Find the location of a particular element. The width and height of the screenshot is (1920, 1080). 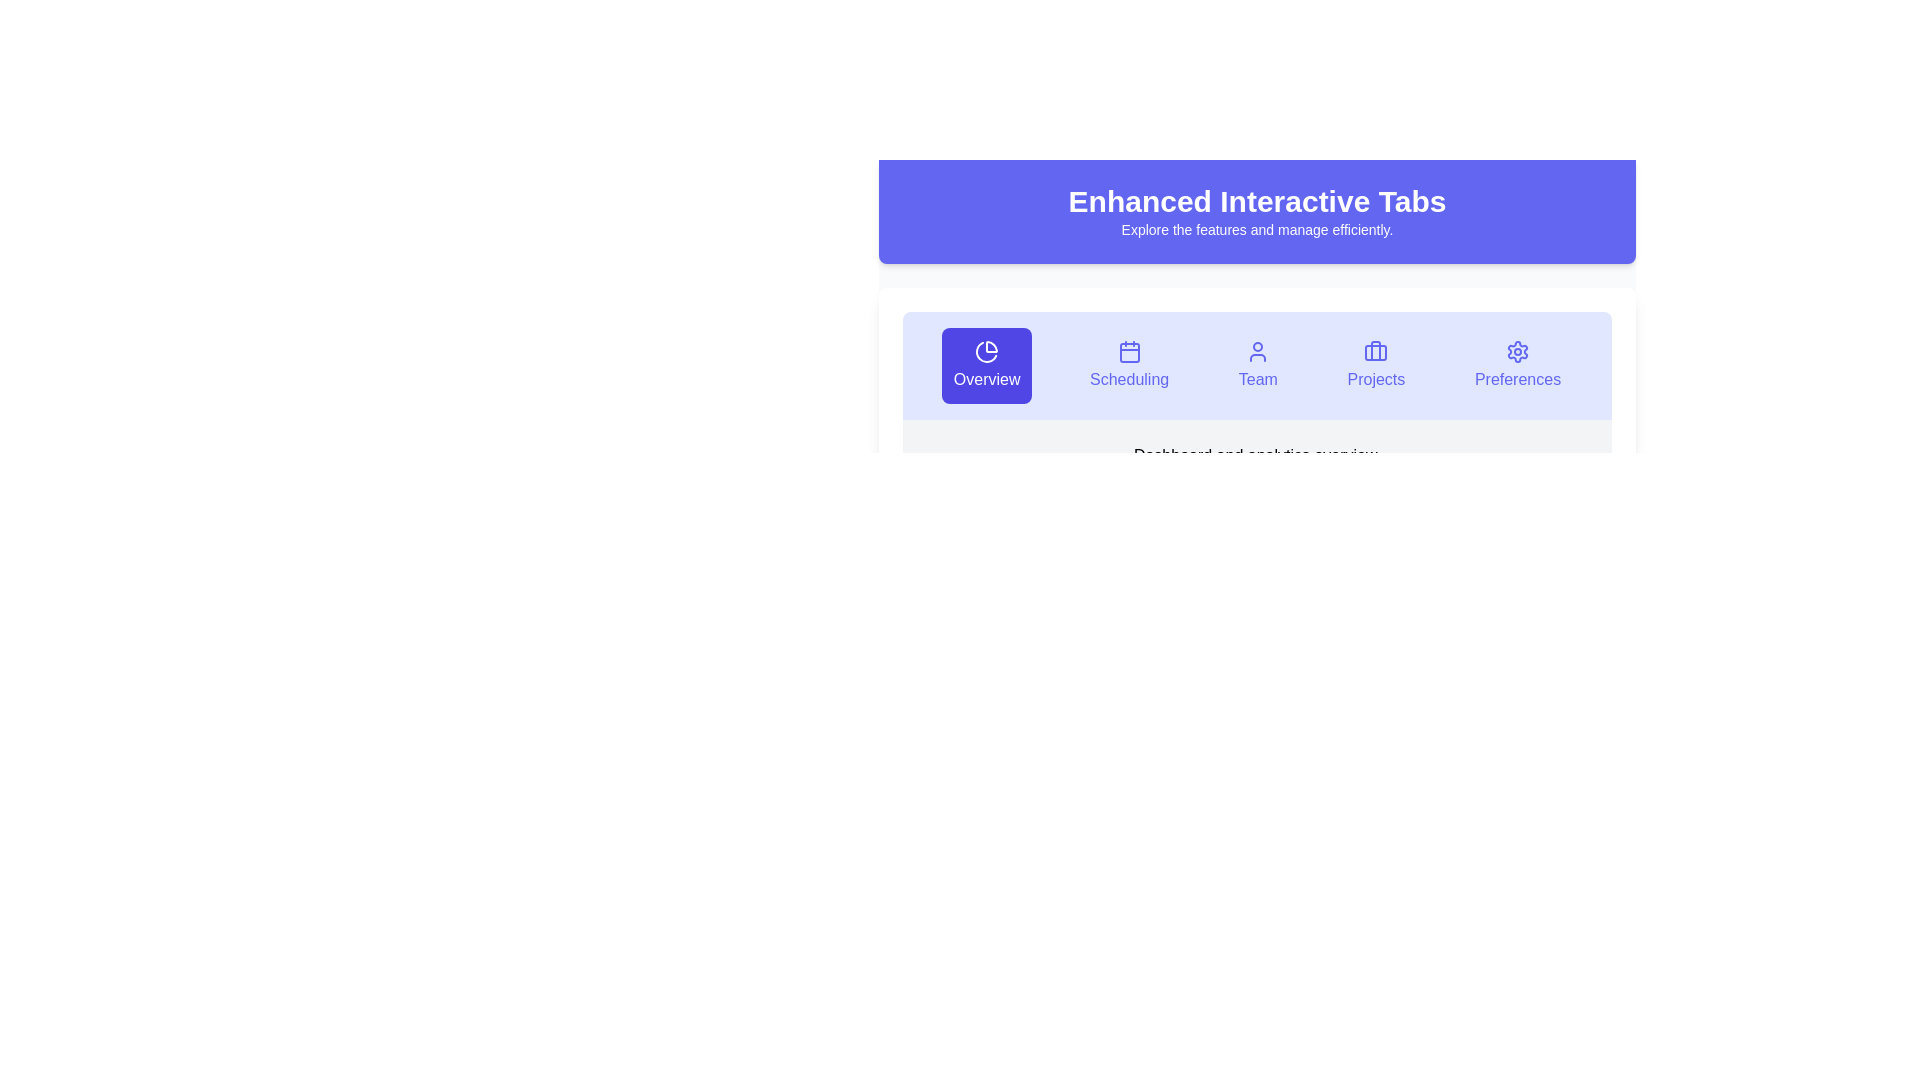

the 'Scheduling' button, which is a vertically stacked clickable button with a calendar icon above it, to trigger the hover effects is located at coordinates (1129, 366).